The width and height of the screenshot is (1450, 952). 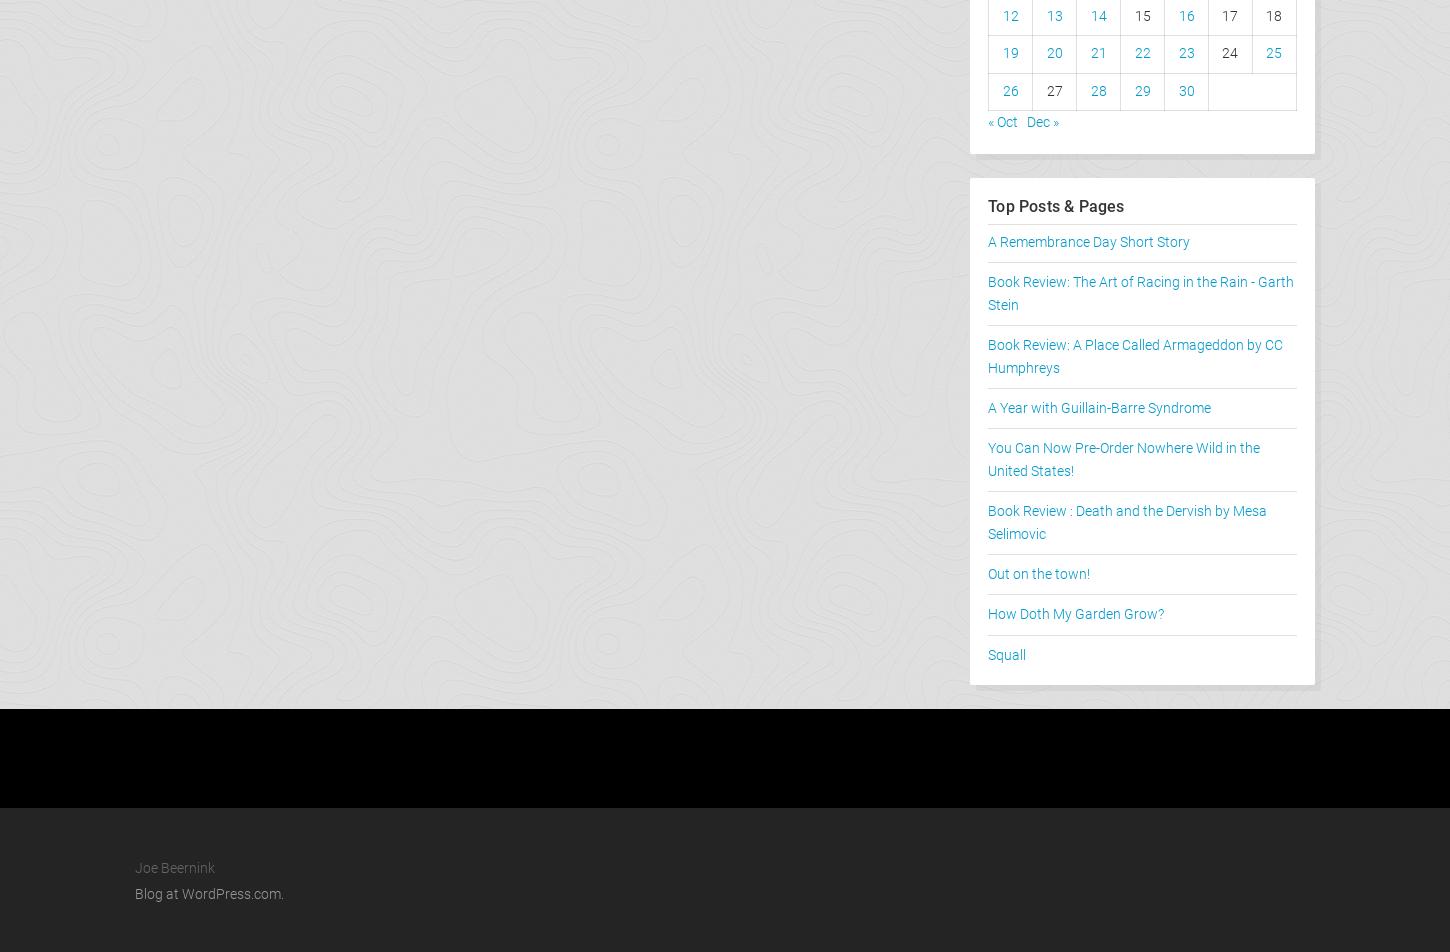 I want to click on '16', so click(x=1176, y=15).